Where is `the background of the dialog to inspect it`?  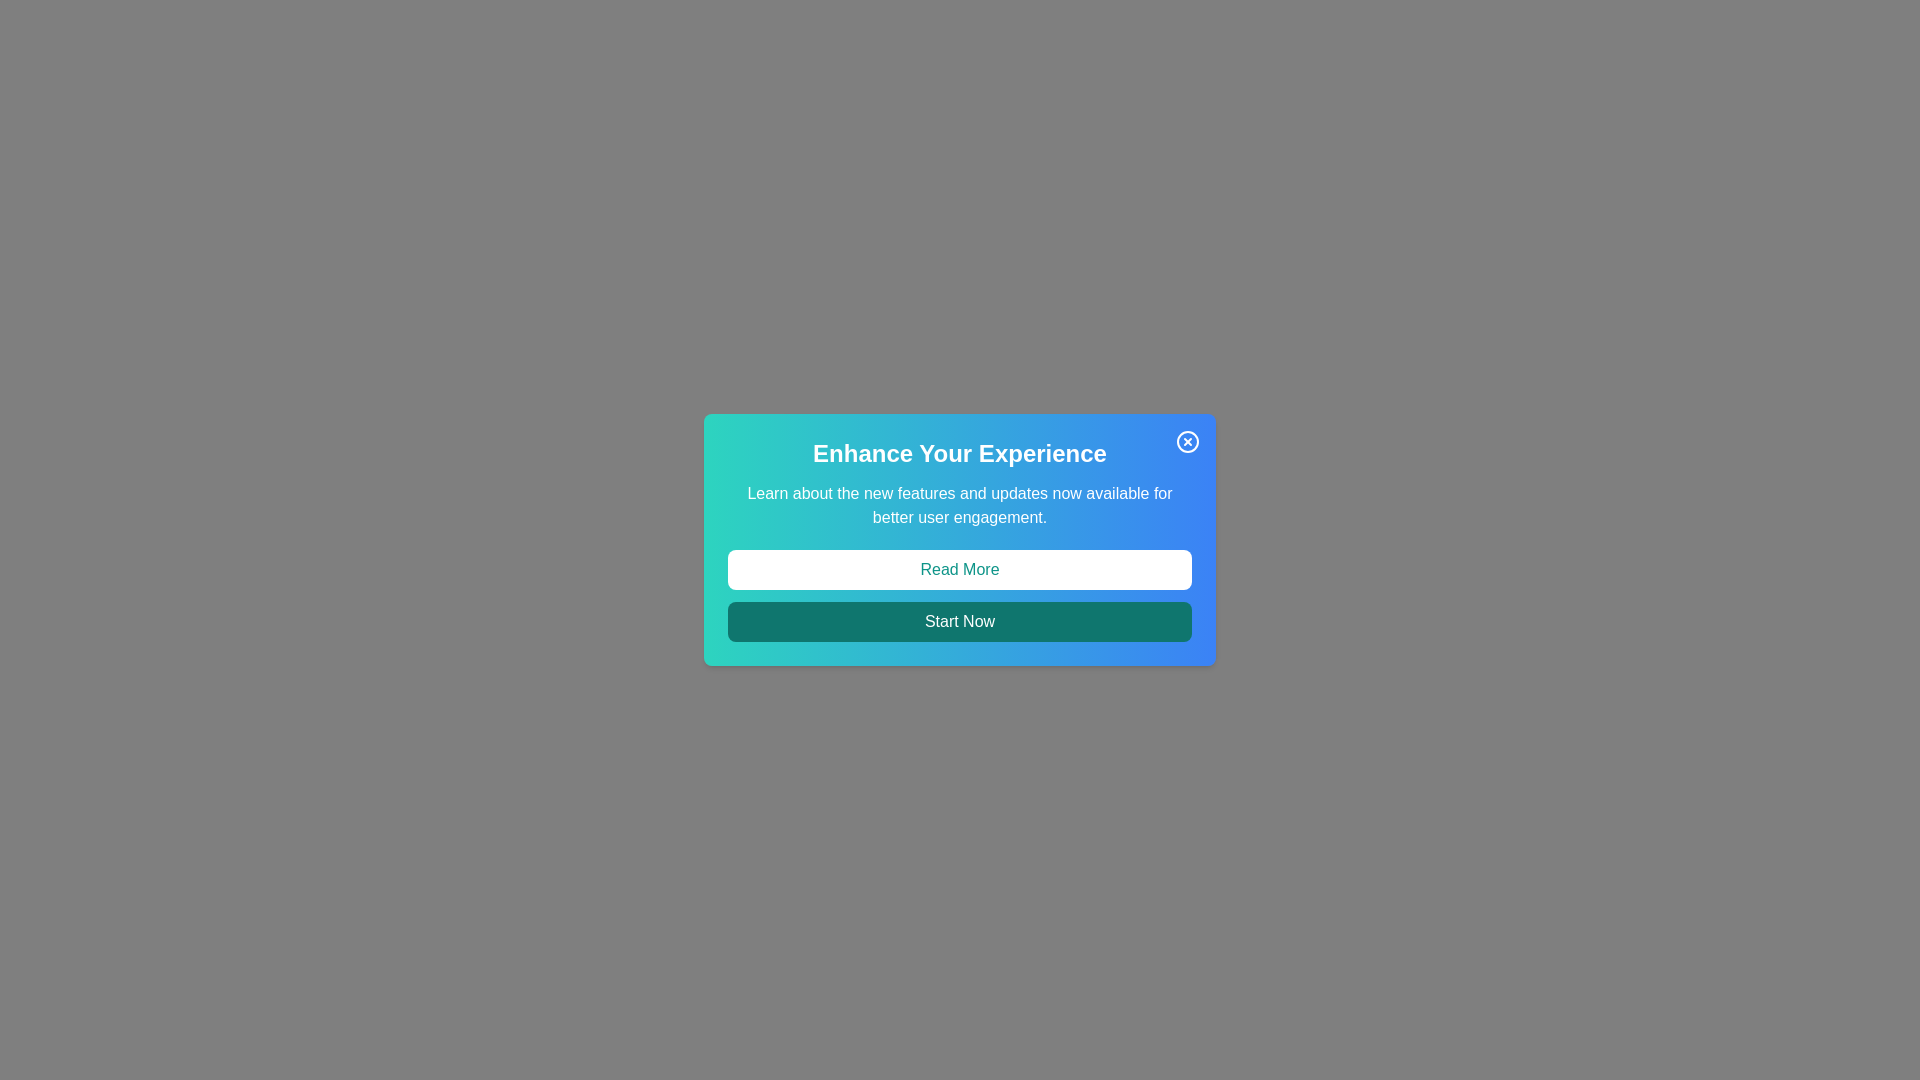 the background of the dialog to inspect it is located at coordinates (960, 540).